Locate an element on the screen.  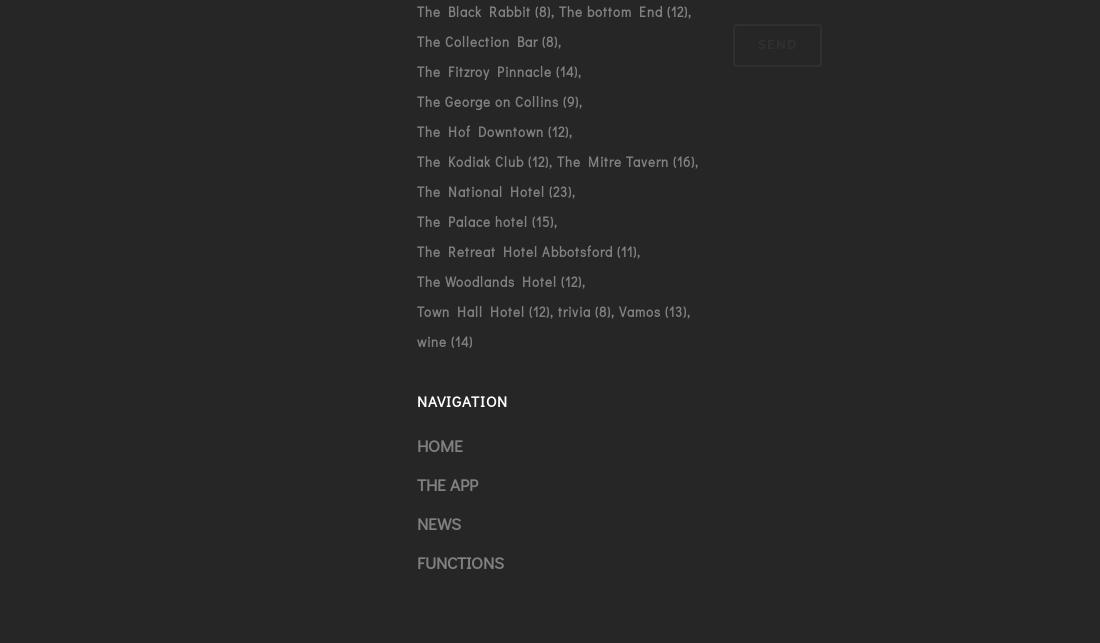
'The bottom End' is located at coordinates (608, 10).